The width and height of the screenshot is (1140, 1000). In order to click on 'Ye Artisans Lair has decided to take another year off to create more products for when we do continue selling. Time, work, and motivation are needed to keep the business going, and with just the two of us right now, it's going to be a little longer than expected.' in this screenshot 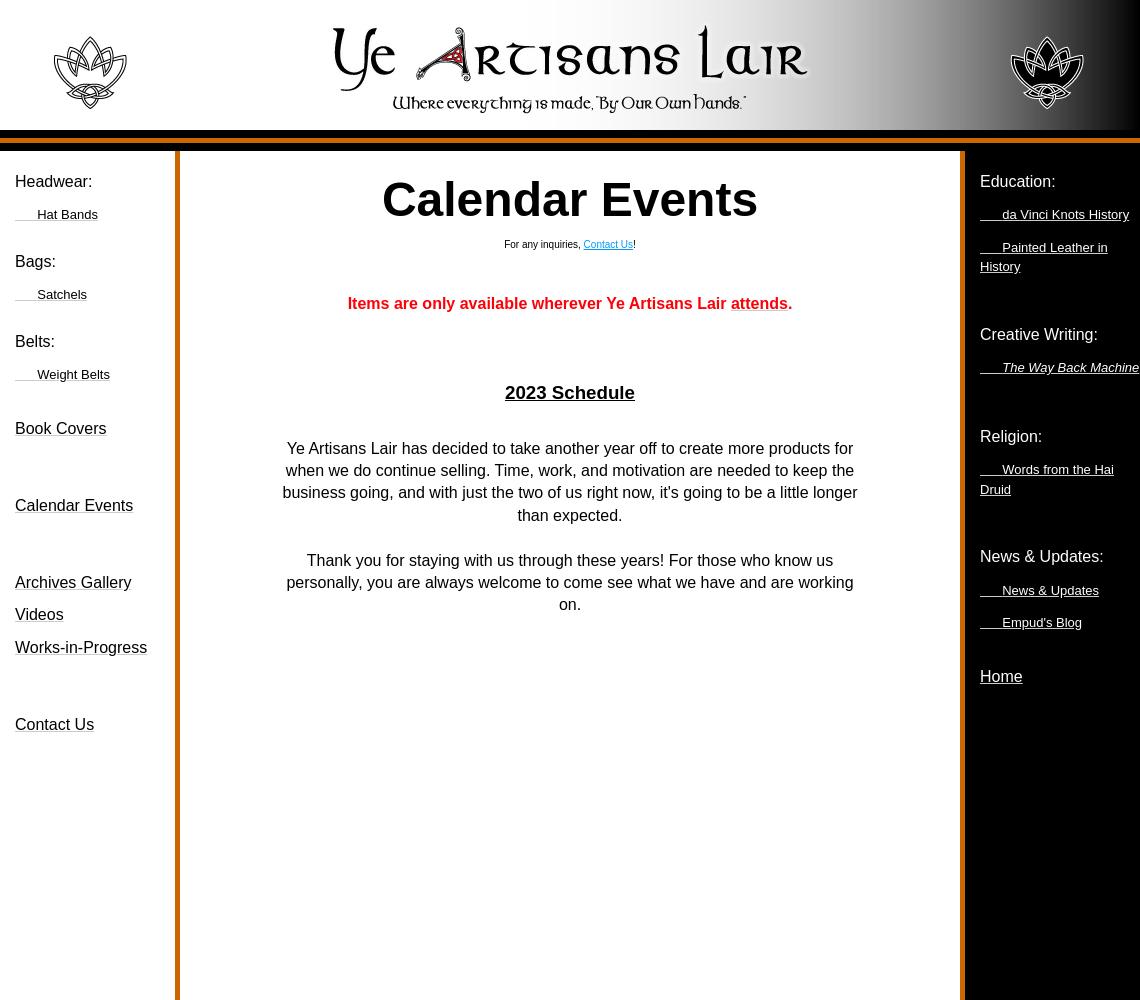, I will do `click(568, 480)`.